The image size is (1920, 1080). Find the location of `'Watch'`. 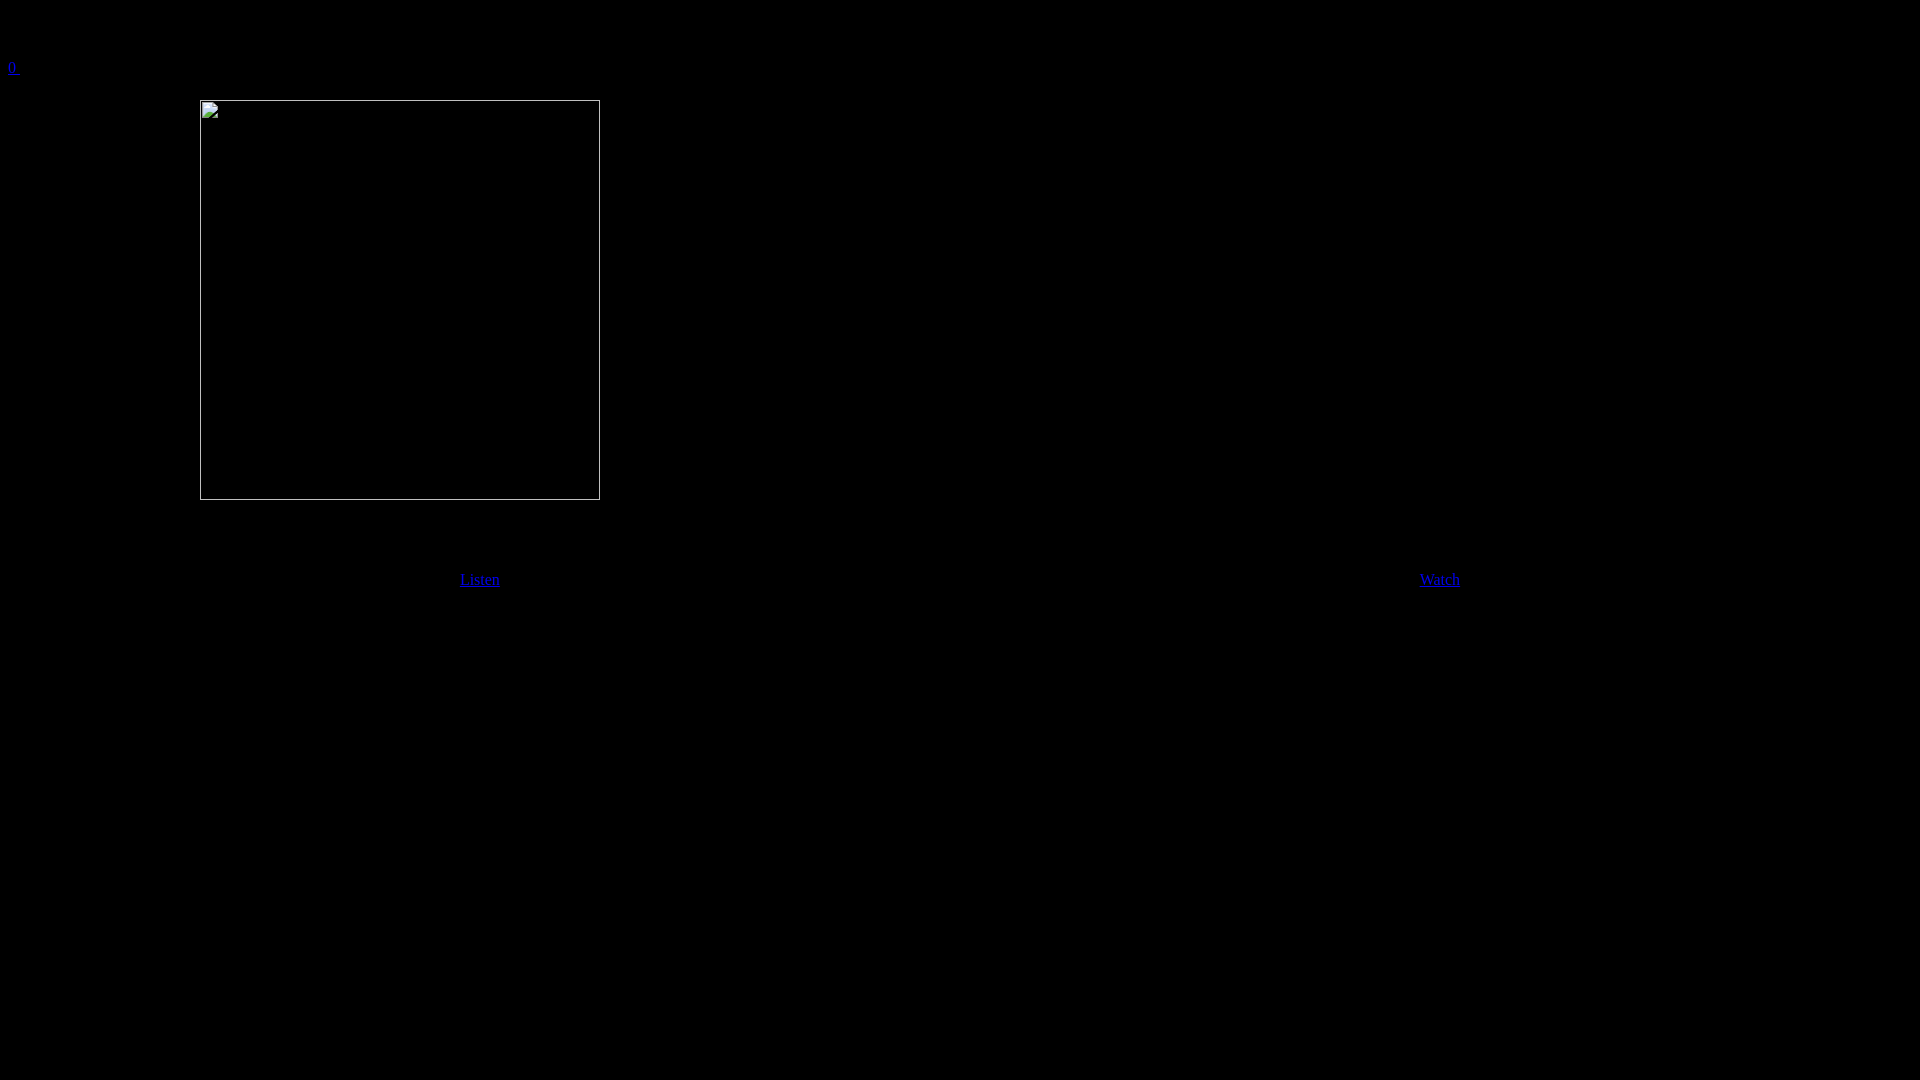

'Watch' is located at coordinates (1440, 579).